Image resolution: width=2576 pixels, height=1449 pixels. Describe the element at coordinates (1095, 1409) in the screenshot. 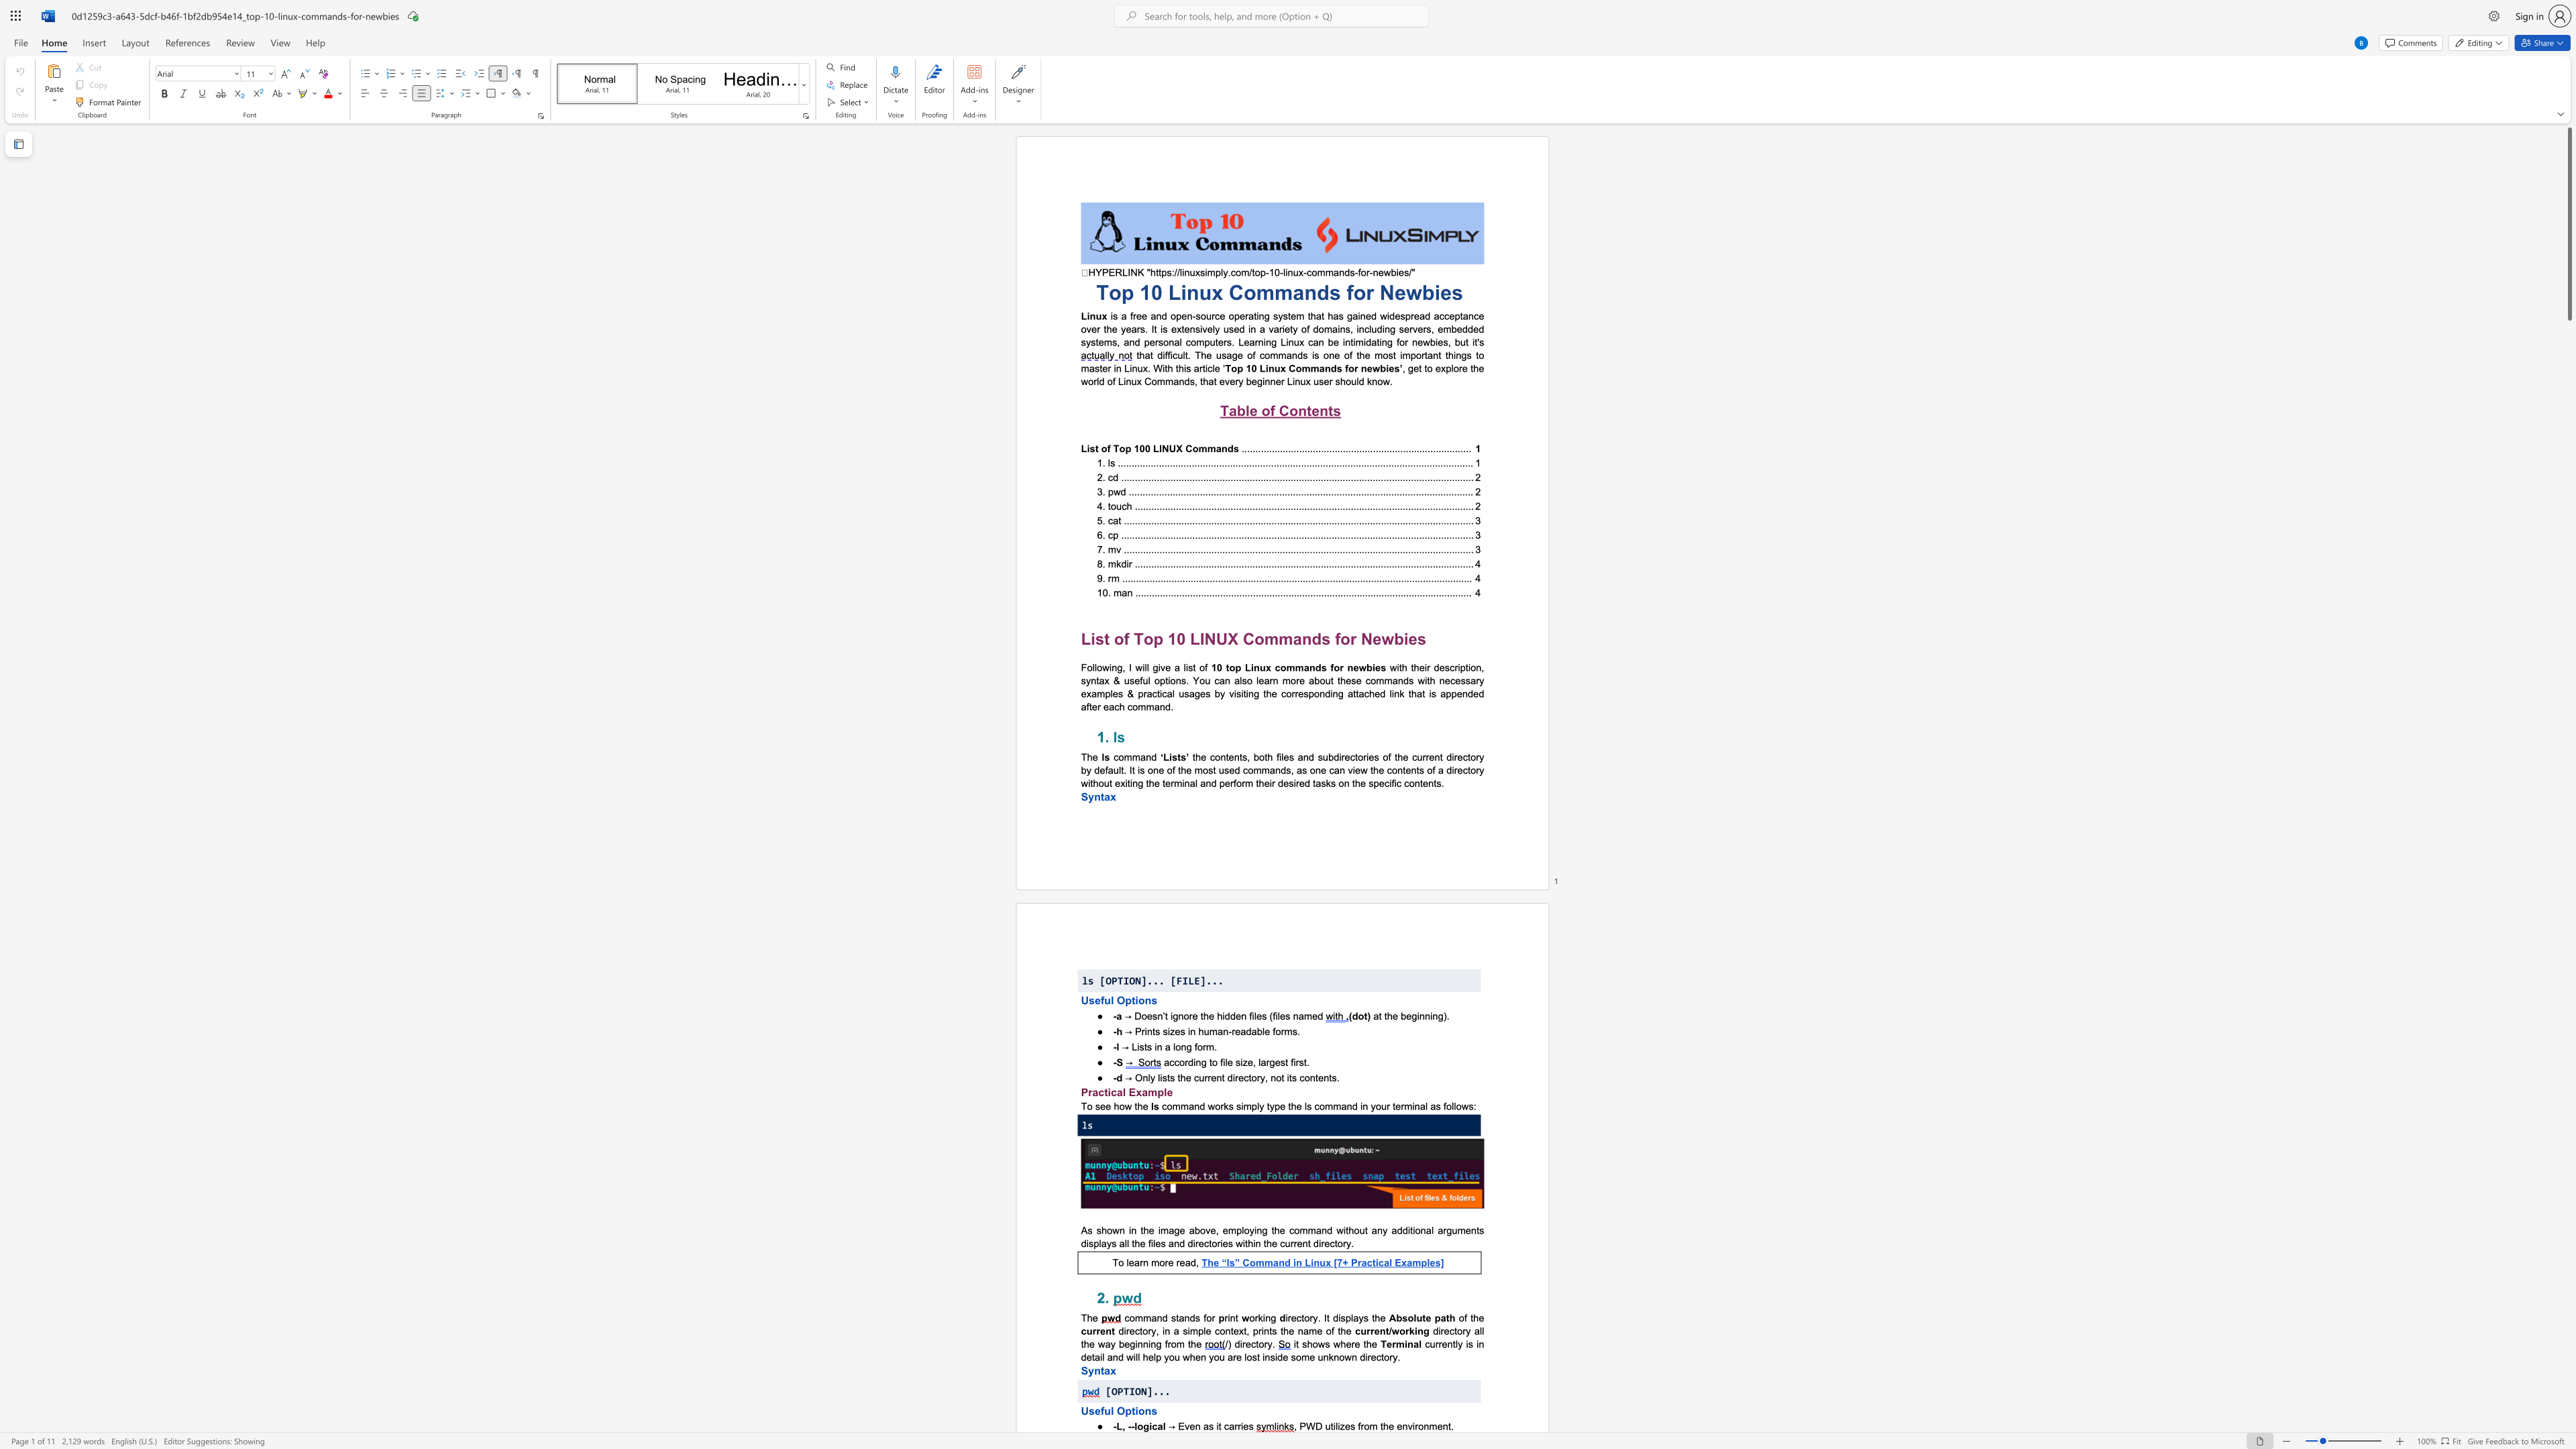

I see `the subset text "eful Option" within the text "Useful Options"` at that location.